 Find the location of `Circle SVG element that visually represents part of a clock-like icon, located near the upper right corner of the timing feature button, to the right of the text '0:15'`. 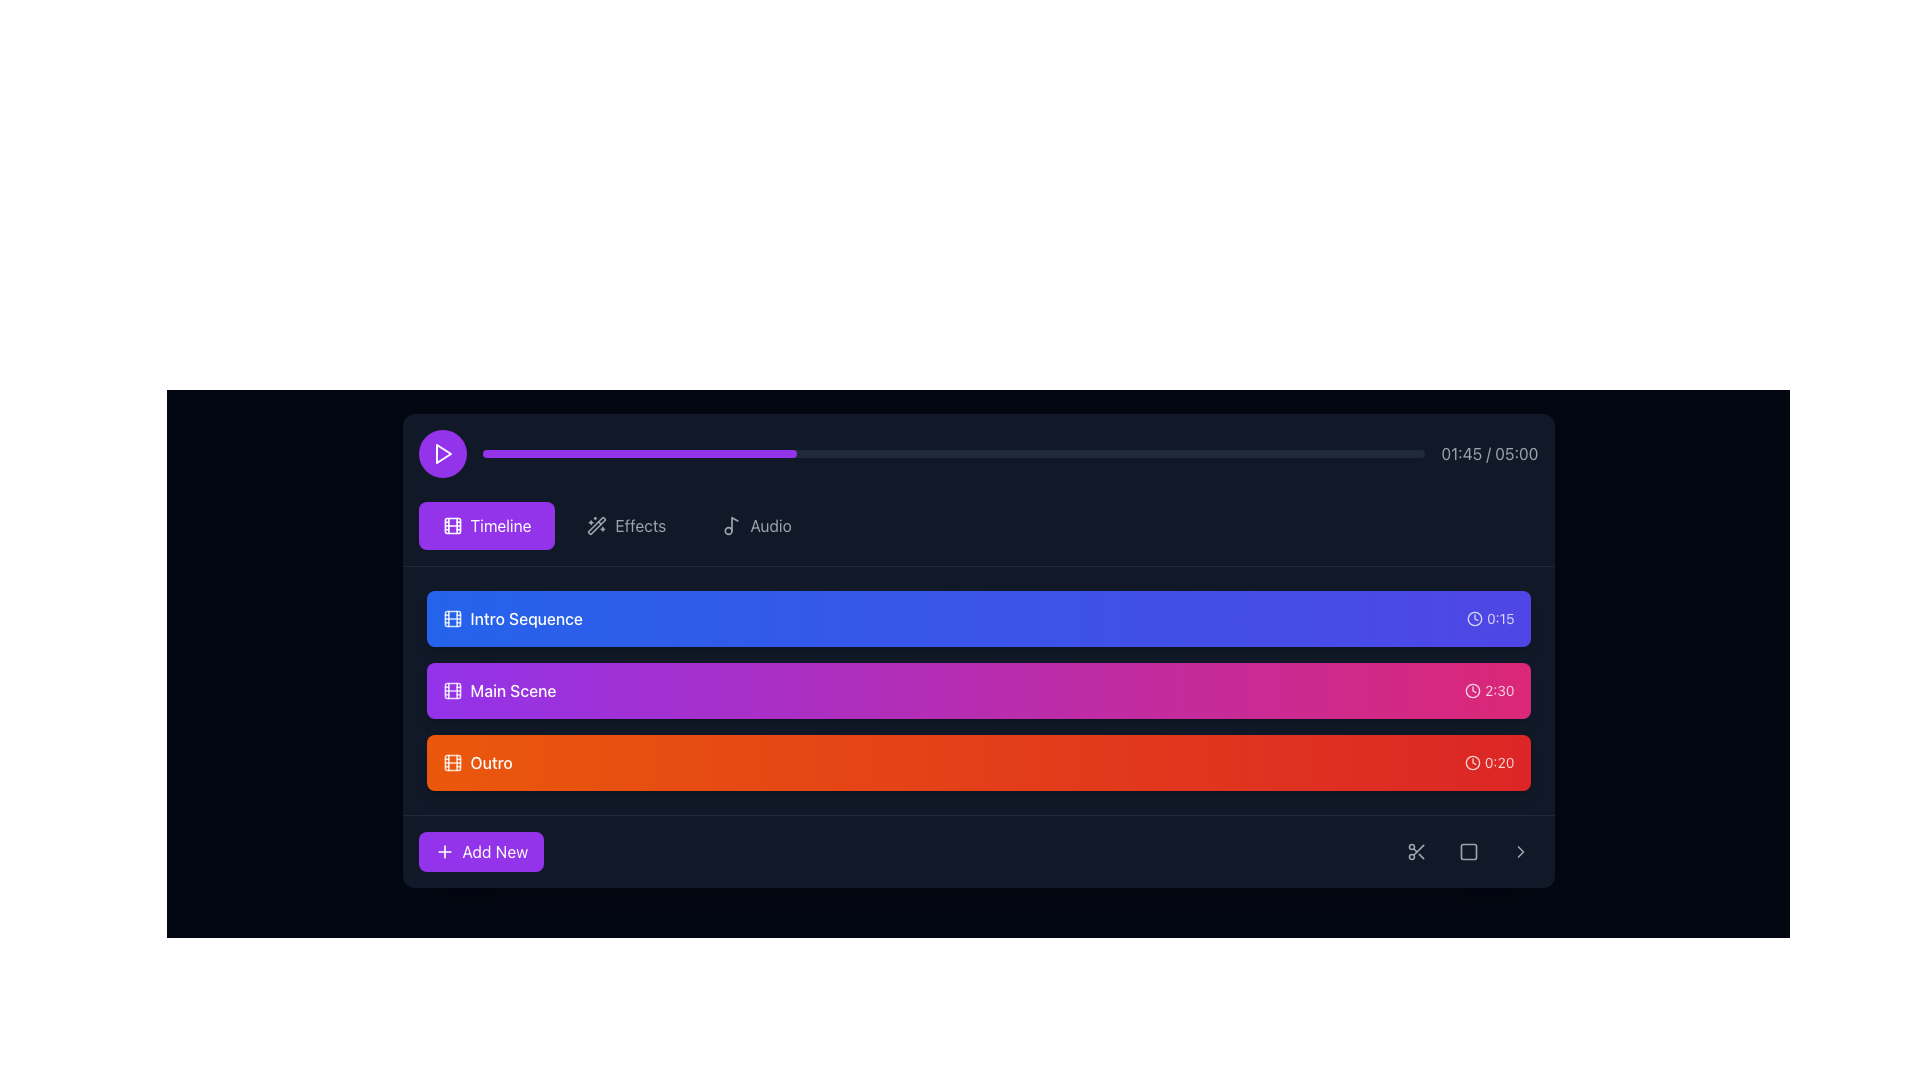

Circle SVG element that visually represents part of a clock-like icon, located near the upper right corner of the timing feature button, to the right of the text '0:15' is located at coordinates (1473, 689).